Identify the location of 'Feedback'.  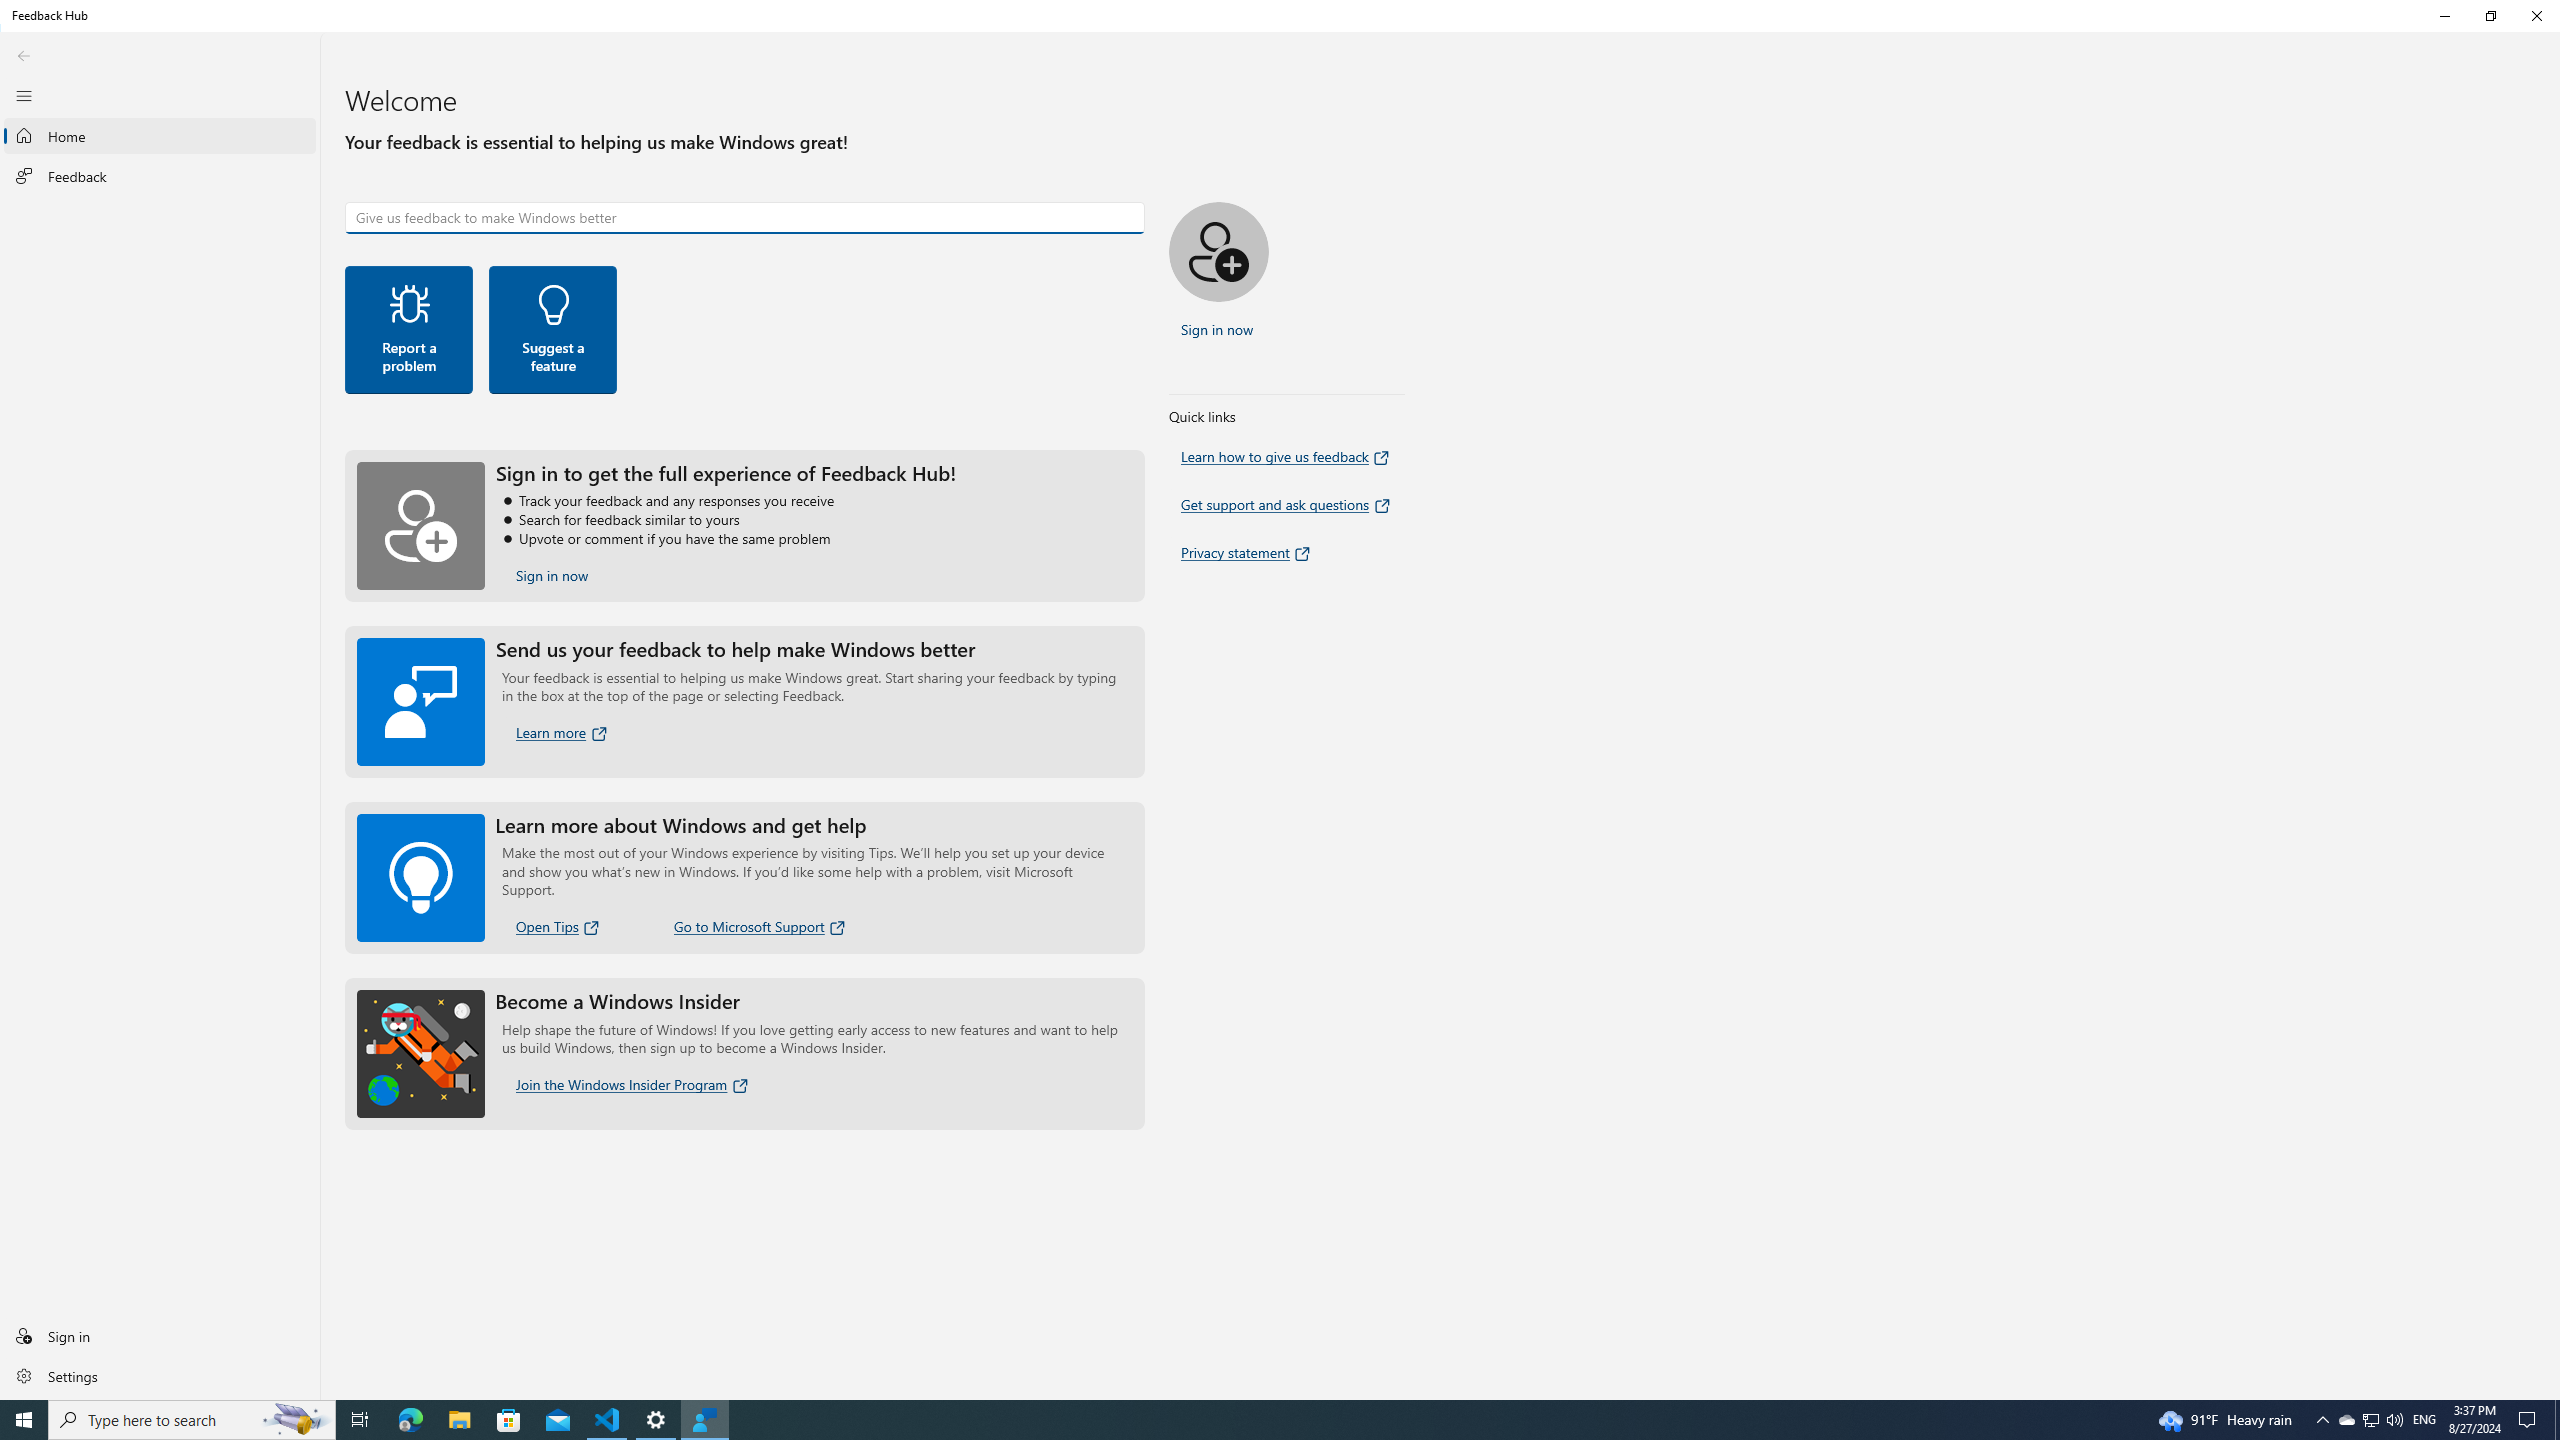
(159, 176).